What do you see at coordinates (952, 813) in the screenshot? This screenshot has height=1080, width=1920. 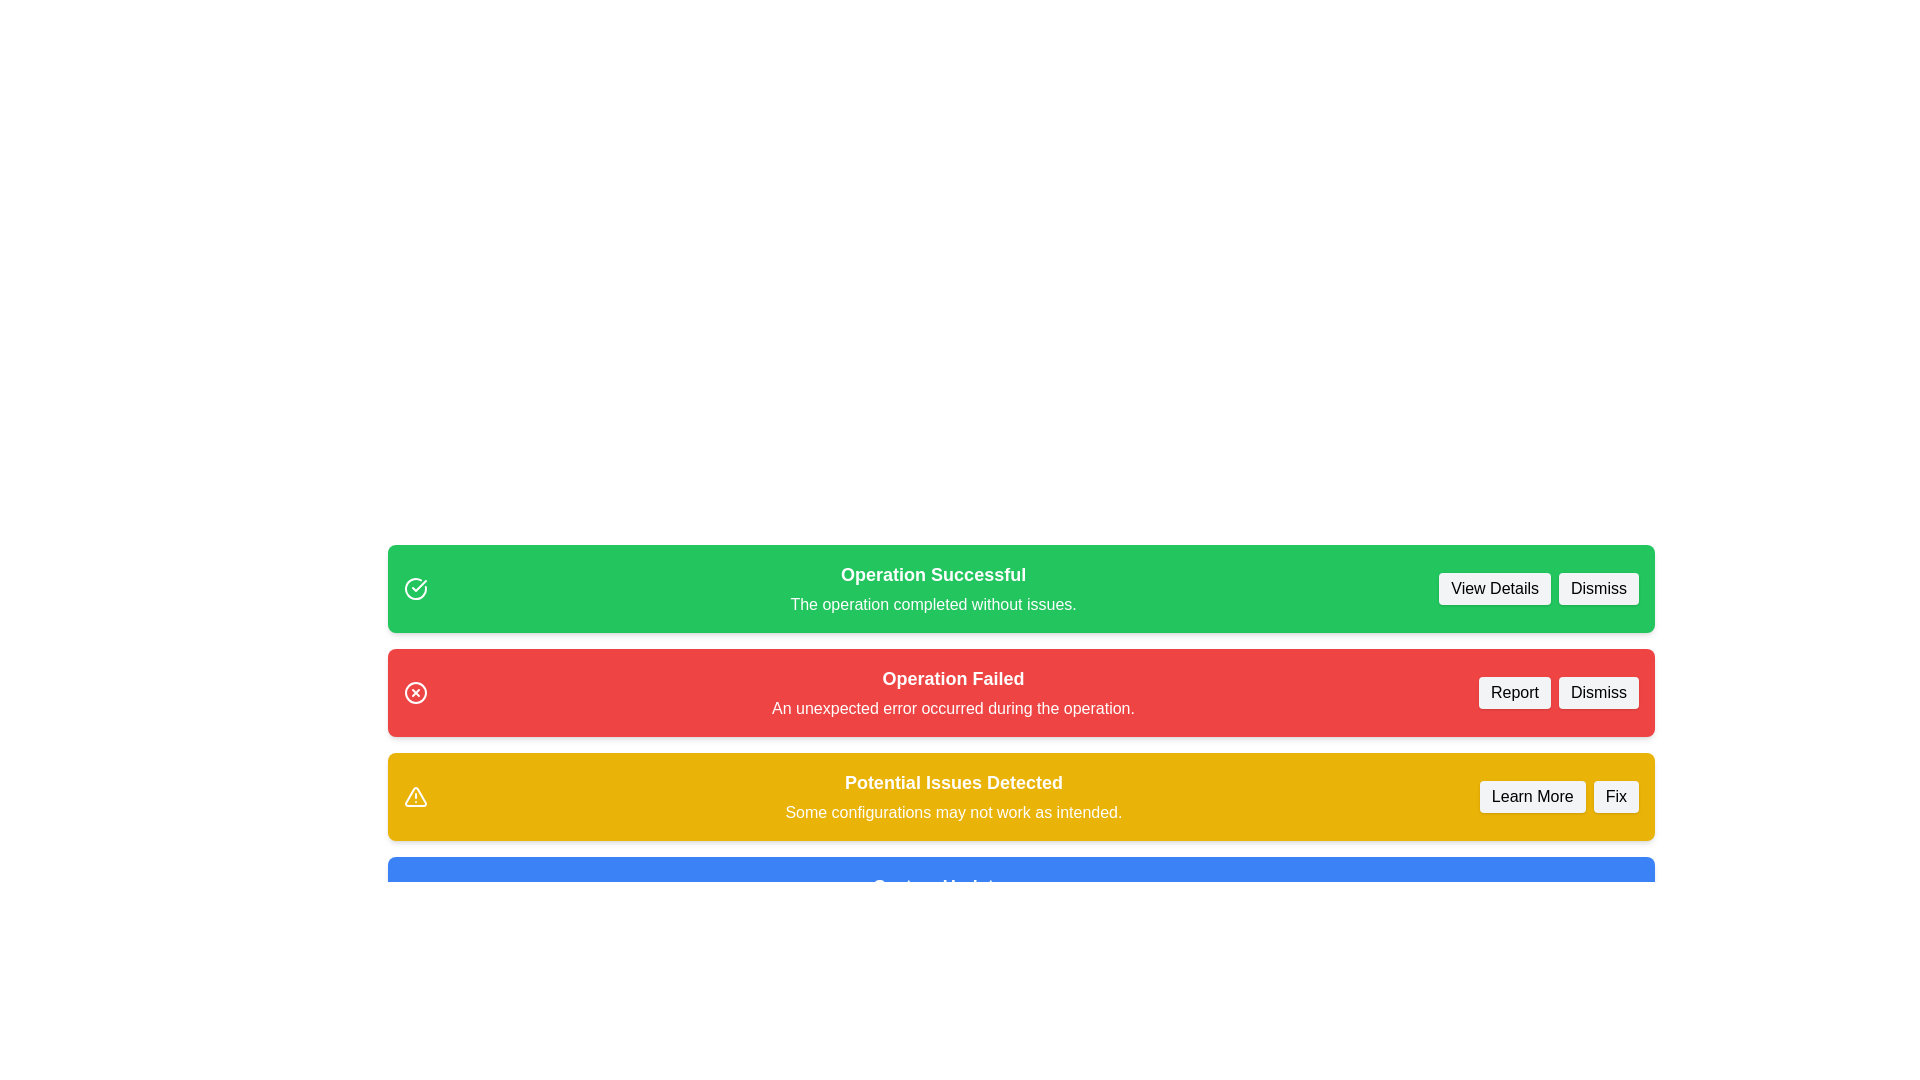 I see `the static text element that provides explanatory information regarding potential issues detected, which is located directly below the bold heading in the yellow notification banner` at bounding box center [952, 813].